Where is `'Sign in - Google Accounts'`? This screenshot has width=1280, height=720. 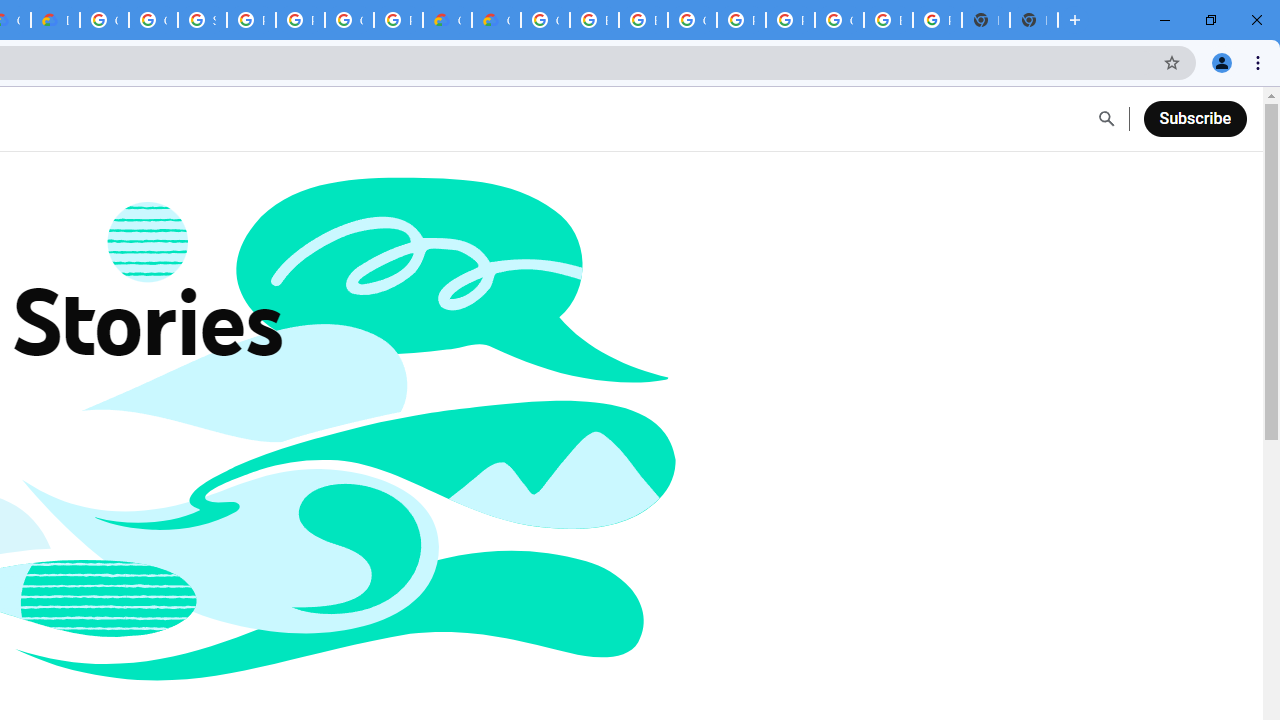 'Sign in - Google Accounts' is located at coordinates (202, 20).